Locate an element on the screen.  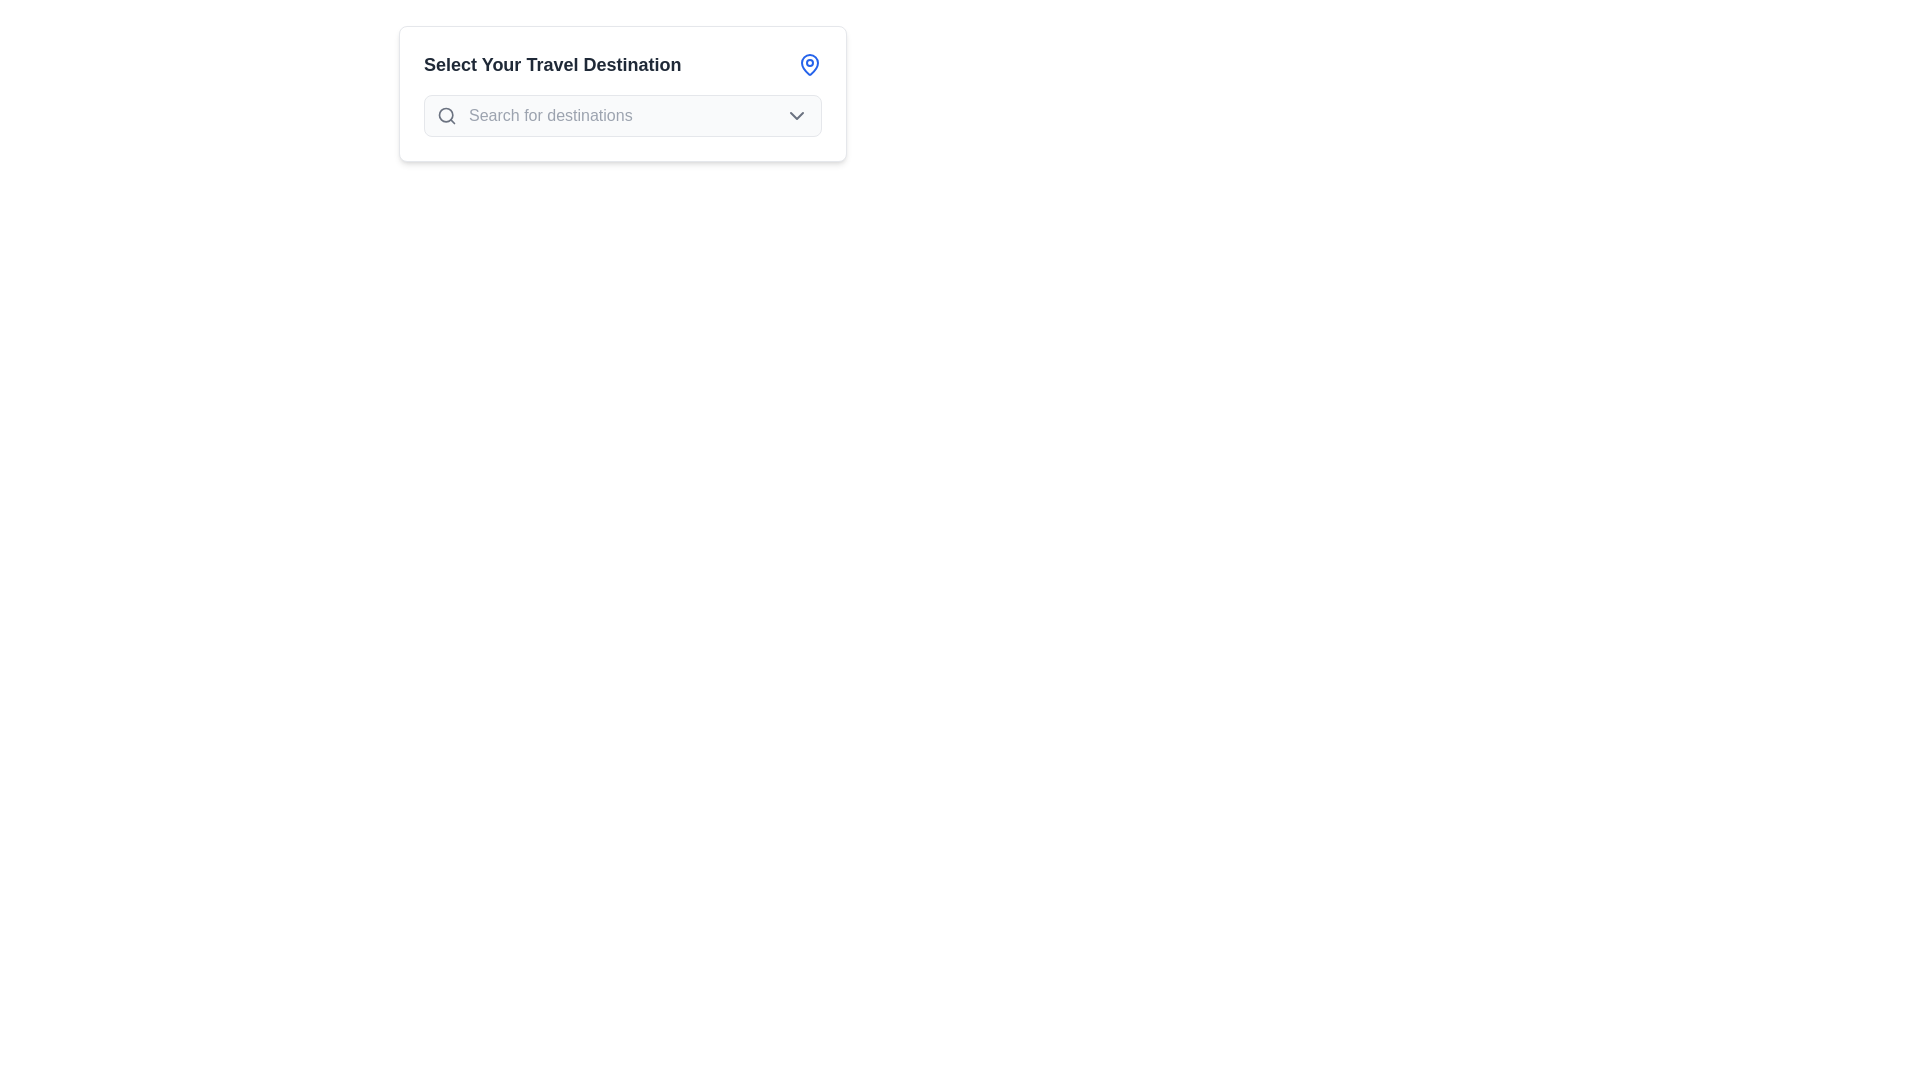
the map pin icon located at the top-right corner of the 'Select Your Travel Destination' heading, which indicates a location-based action is located at coordinates (810, 64).